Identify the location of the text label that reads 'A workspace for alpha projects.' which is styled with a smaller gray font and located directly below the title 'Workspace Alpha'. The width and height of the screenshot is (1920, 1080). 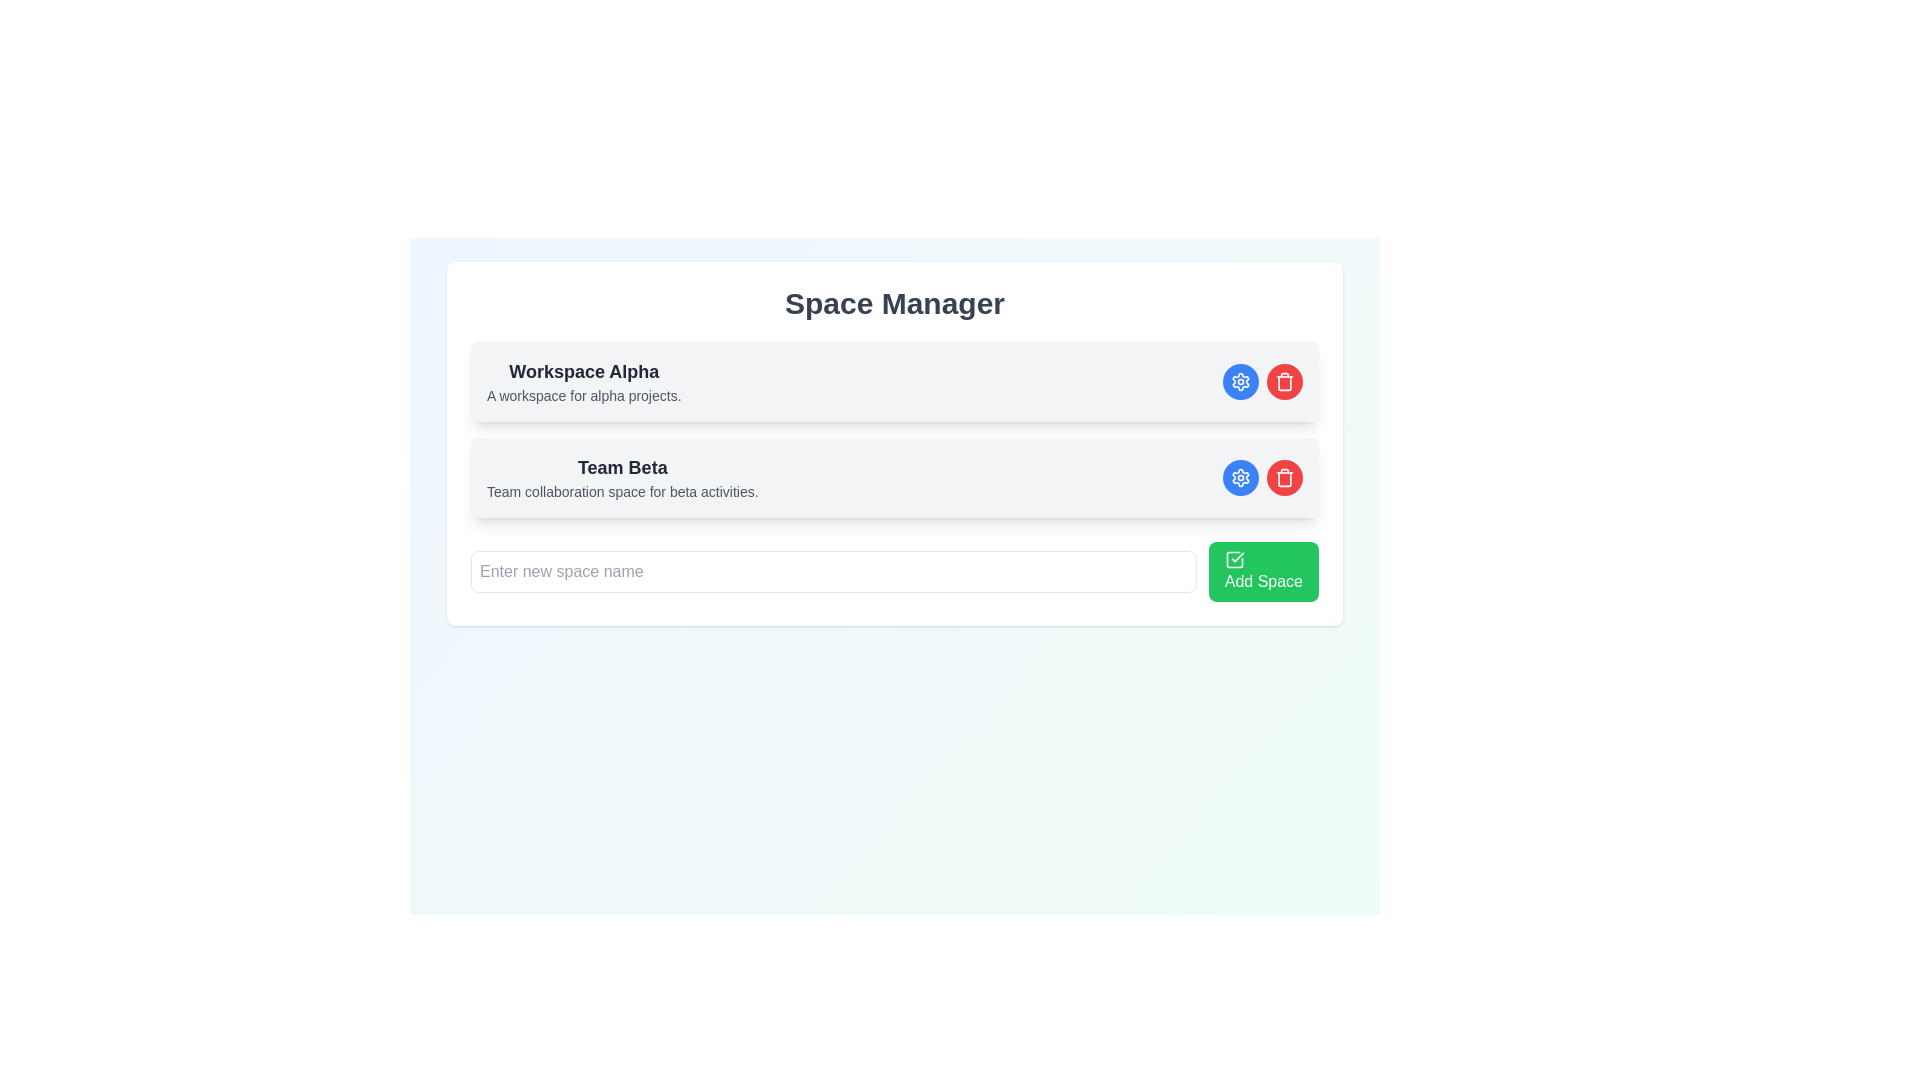
(583, 396).